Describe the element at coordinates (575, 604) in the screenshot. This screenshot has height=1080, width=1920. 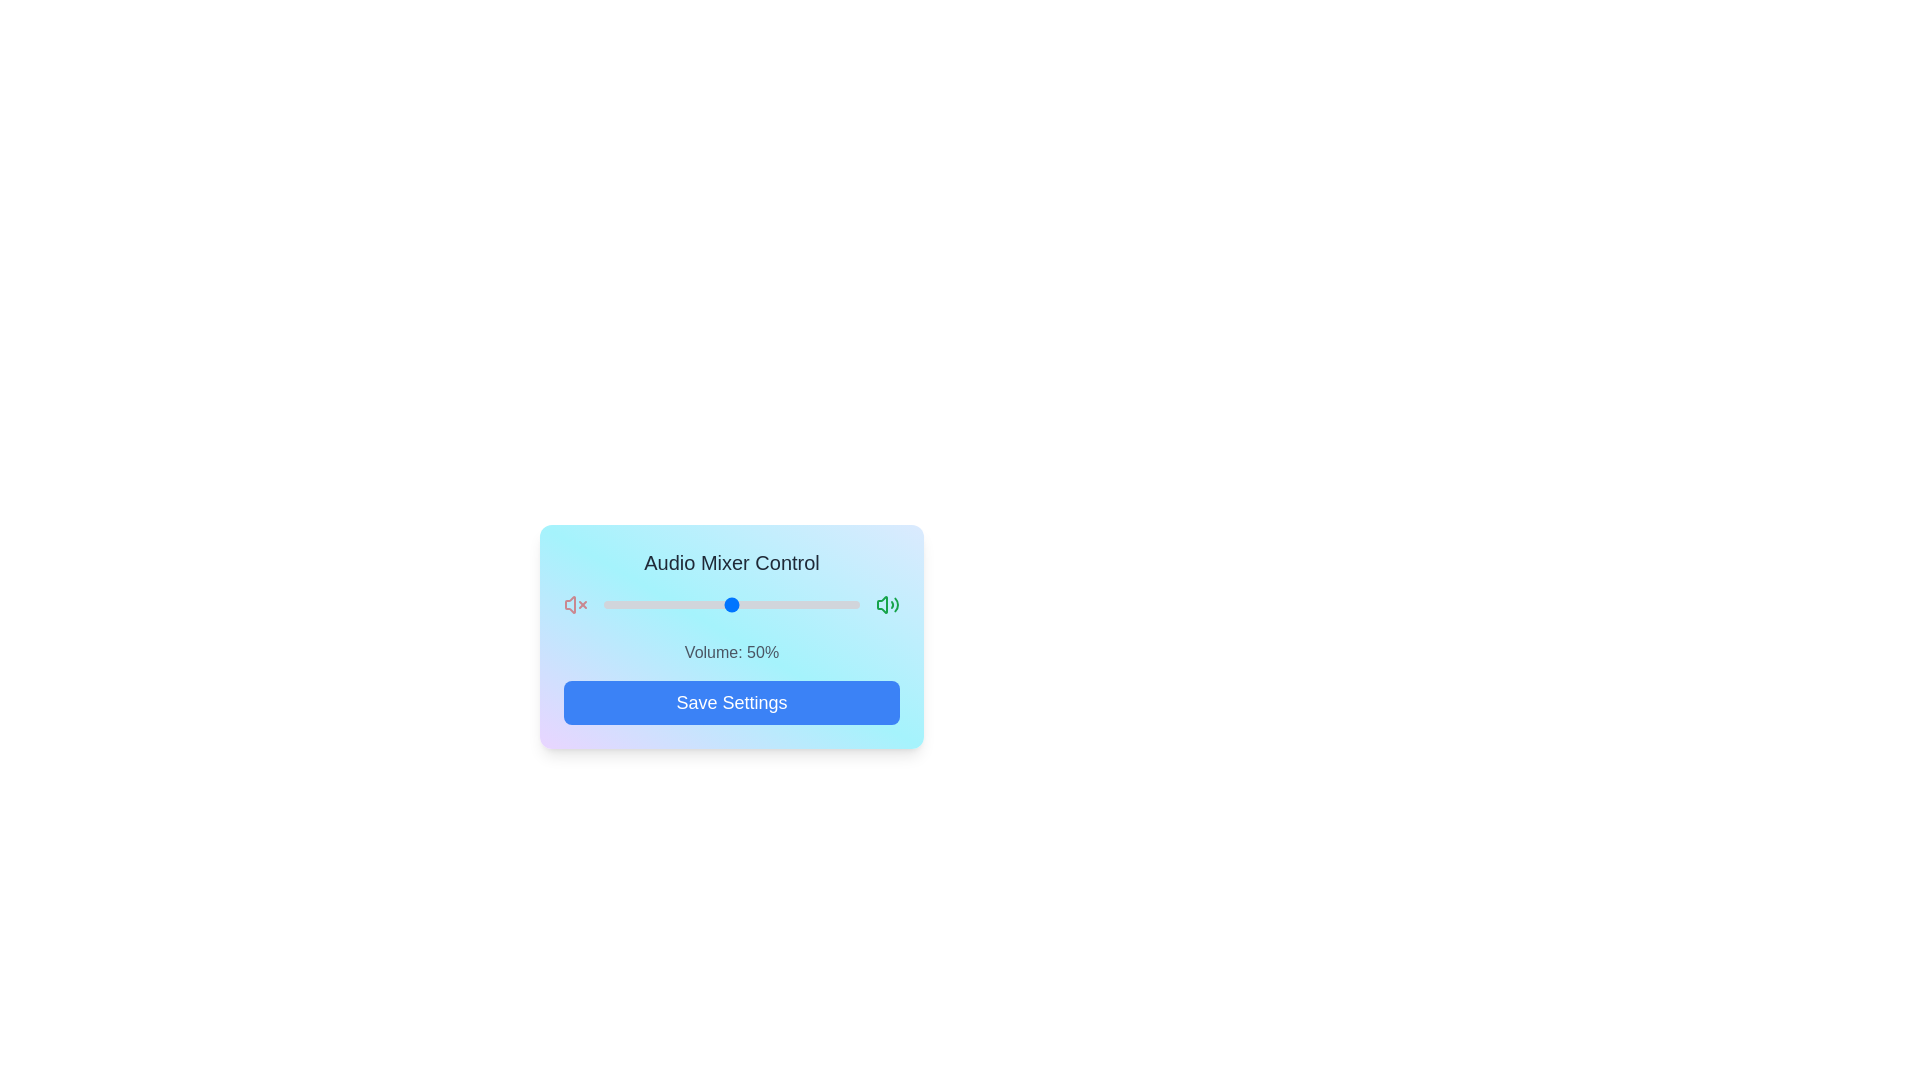
I see `mute button to mute the volume` at that location.